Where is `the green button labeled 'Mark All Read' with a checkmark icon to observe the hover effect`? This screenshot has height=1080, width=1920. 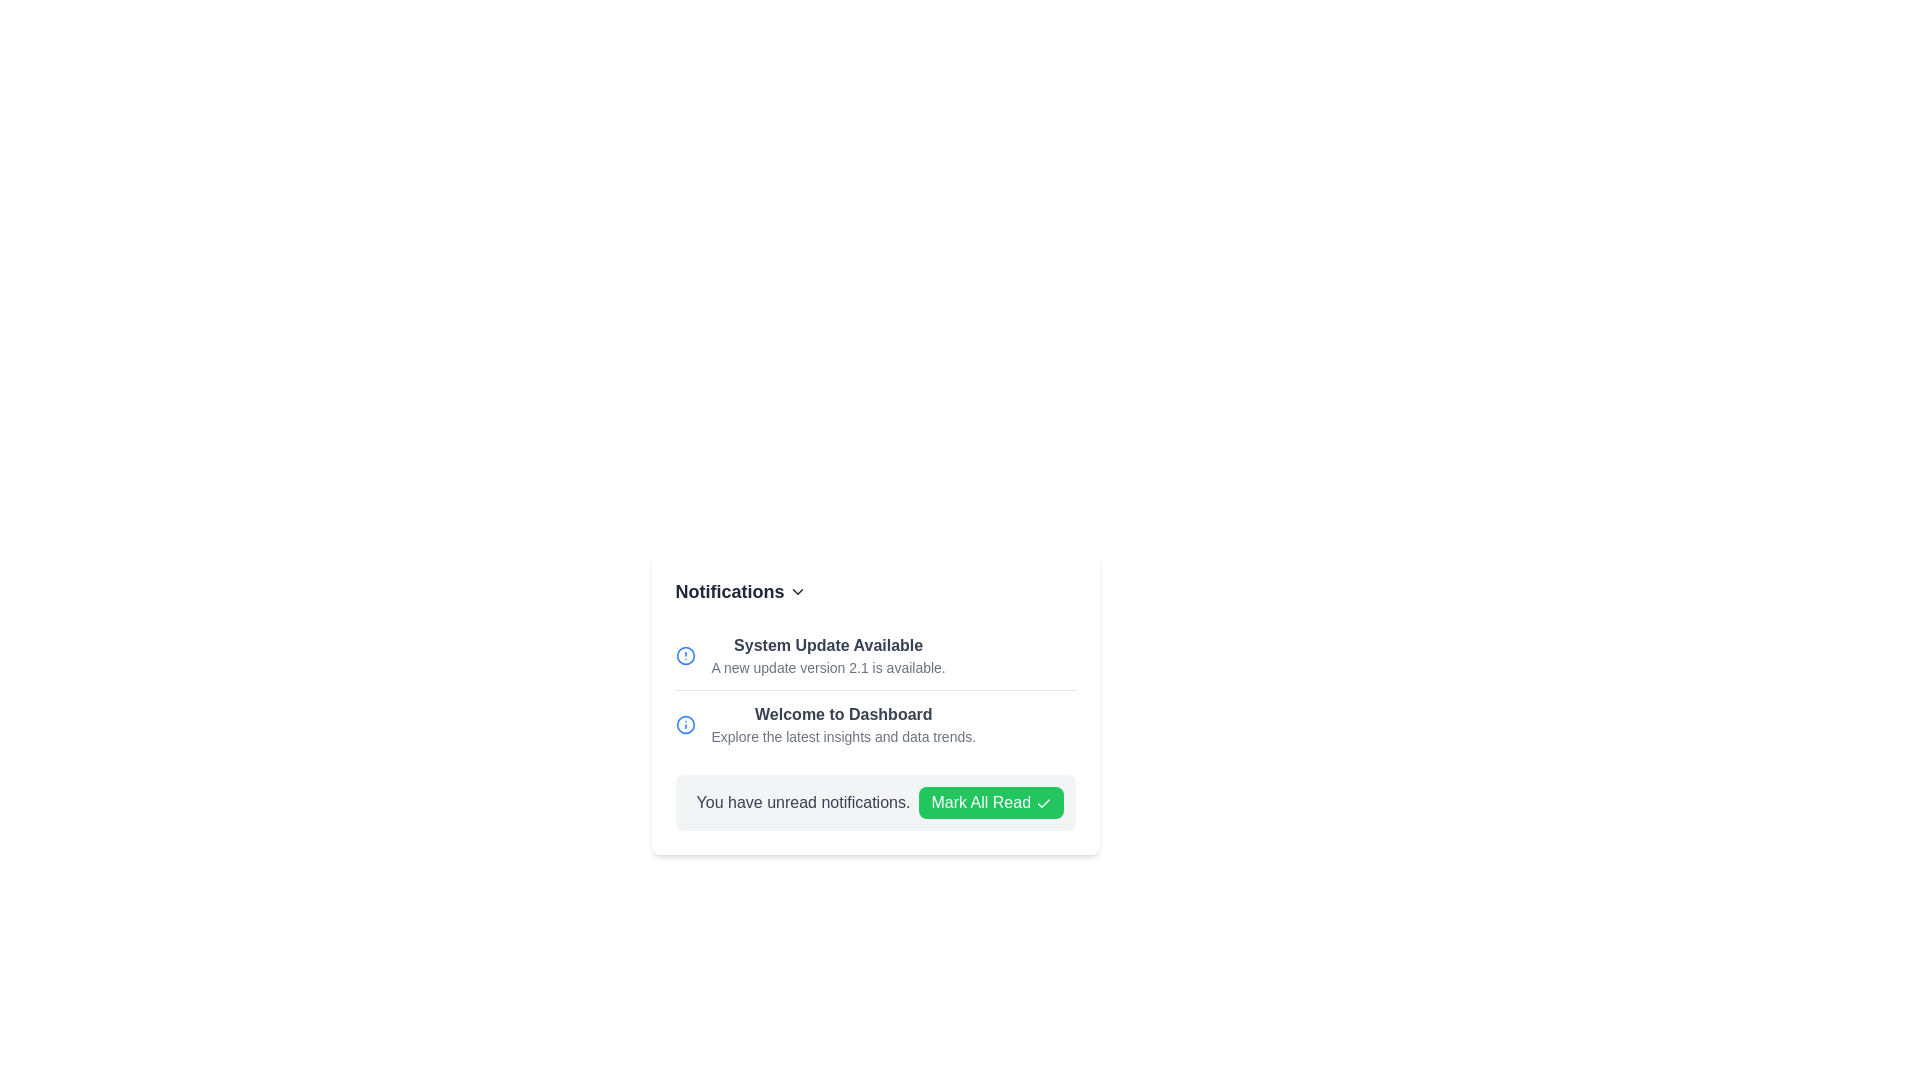 the green button labeled 'Mark All Read' with a checkmark icon to observe the hover effect is located at coordinates (991, 801).